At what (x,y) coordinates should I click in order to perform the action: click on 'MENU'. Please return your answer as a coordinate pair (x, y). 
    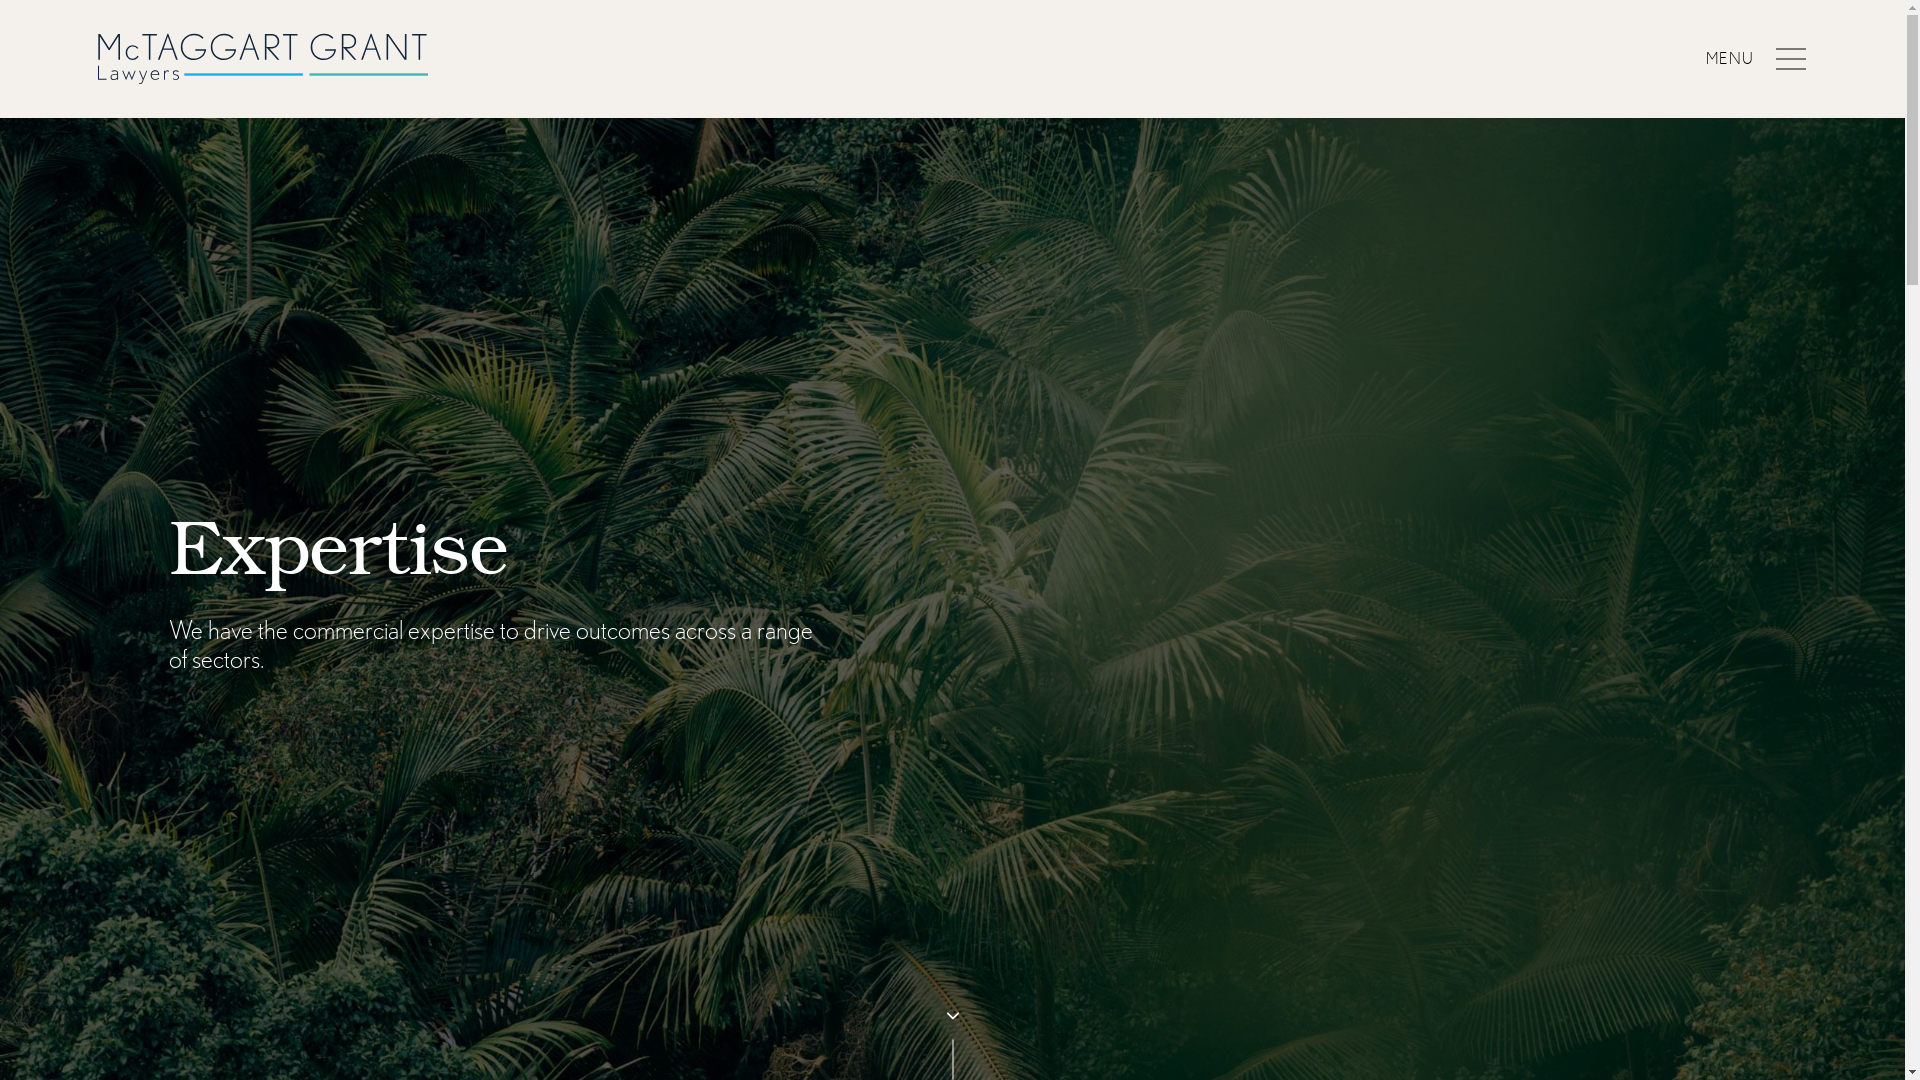
    Looking at the image, I should click on (1755, 57).